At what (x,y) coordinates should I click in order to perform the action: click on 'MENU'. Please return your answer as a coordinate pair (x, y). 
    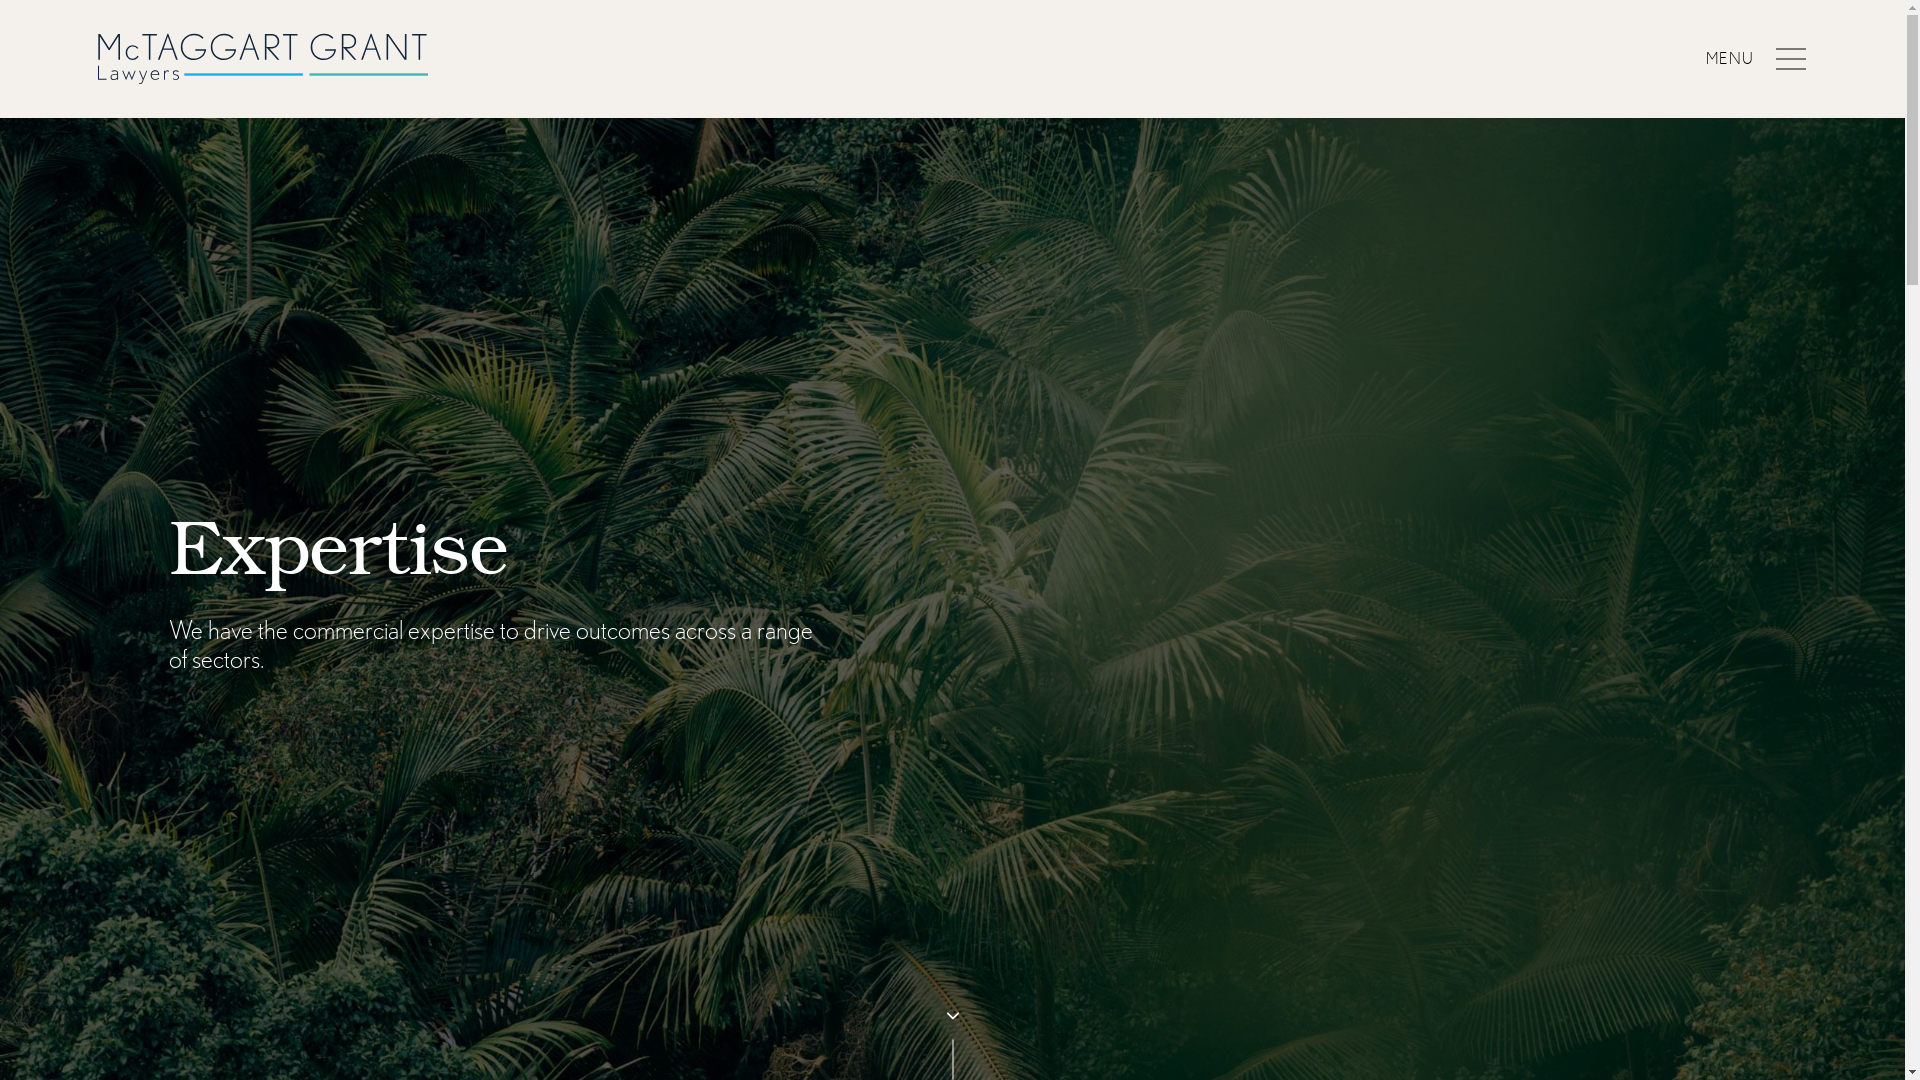
    Looking at the image, I should click on (1755, 57).